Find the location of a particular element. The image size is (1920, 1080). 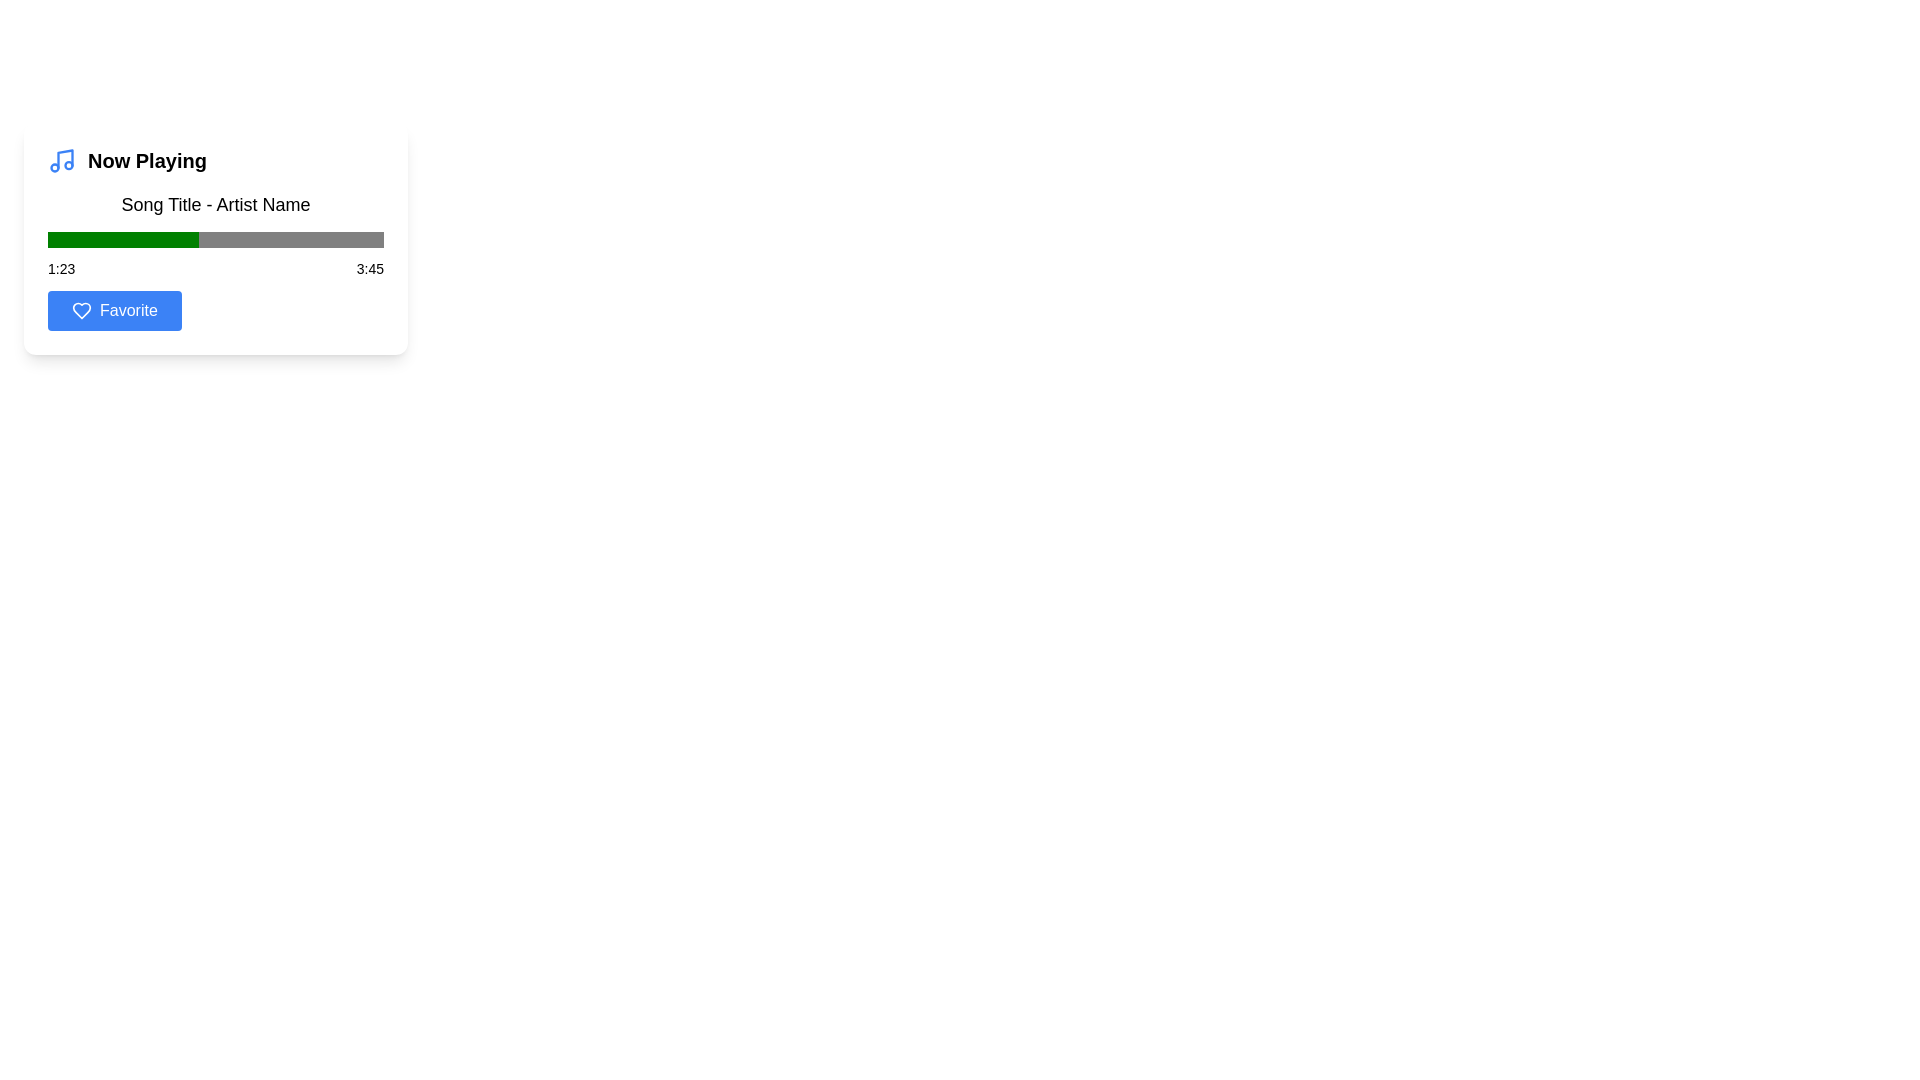

the text label displaying 'Song Title - Artist Name', which is prominently styled and located below the 'Now Playing' label is located at coordinates (216, 204).